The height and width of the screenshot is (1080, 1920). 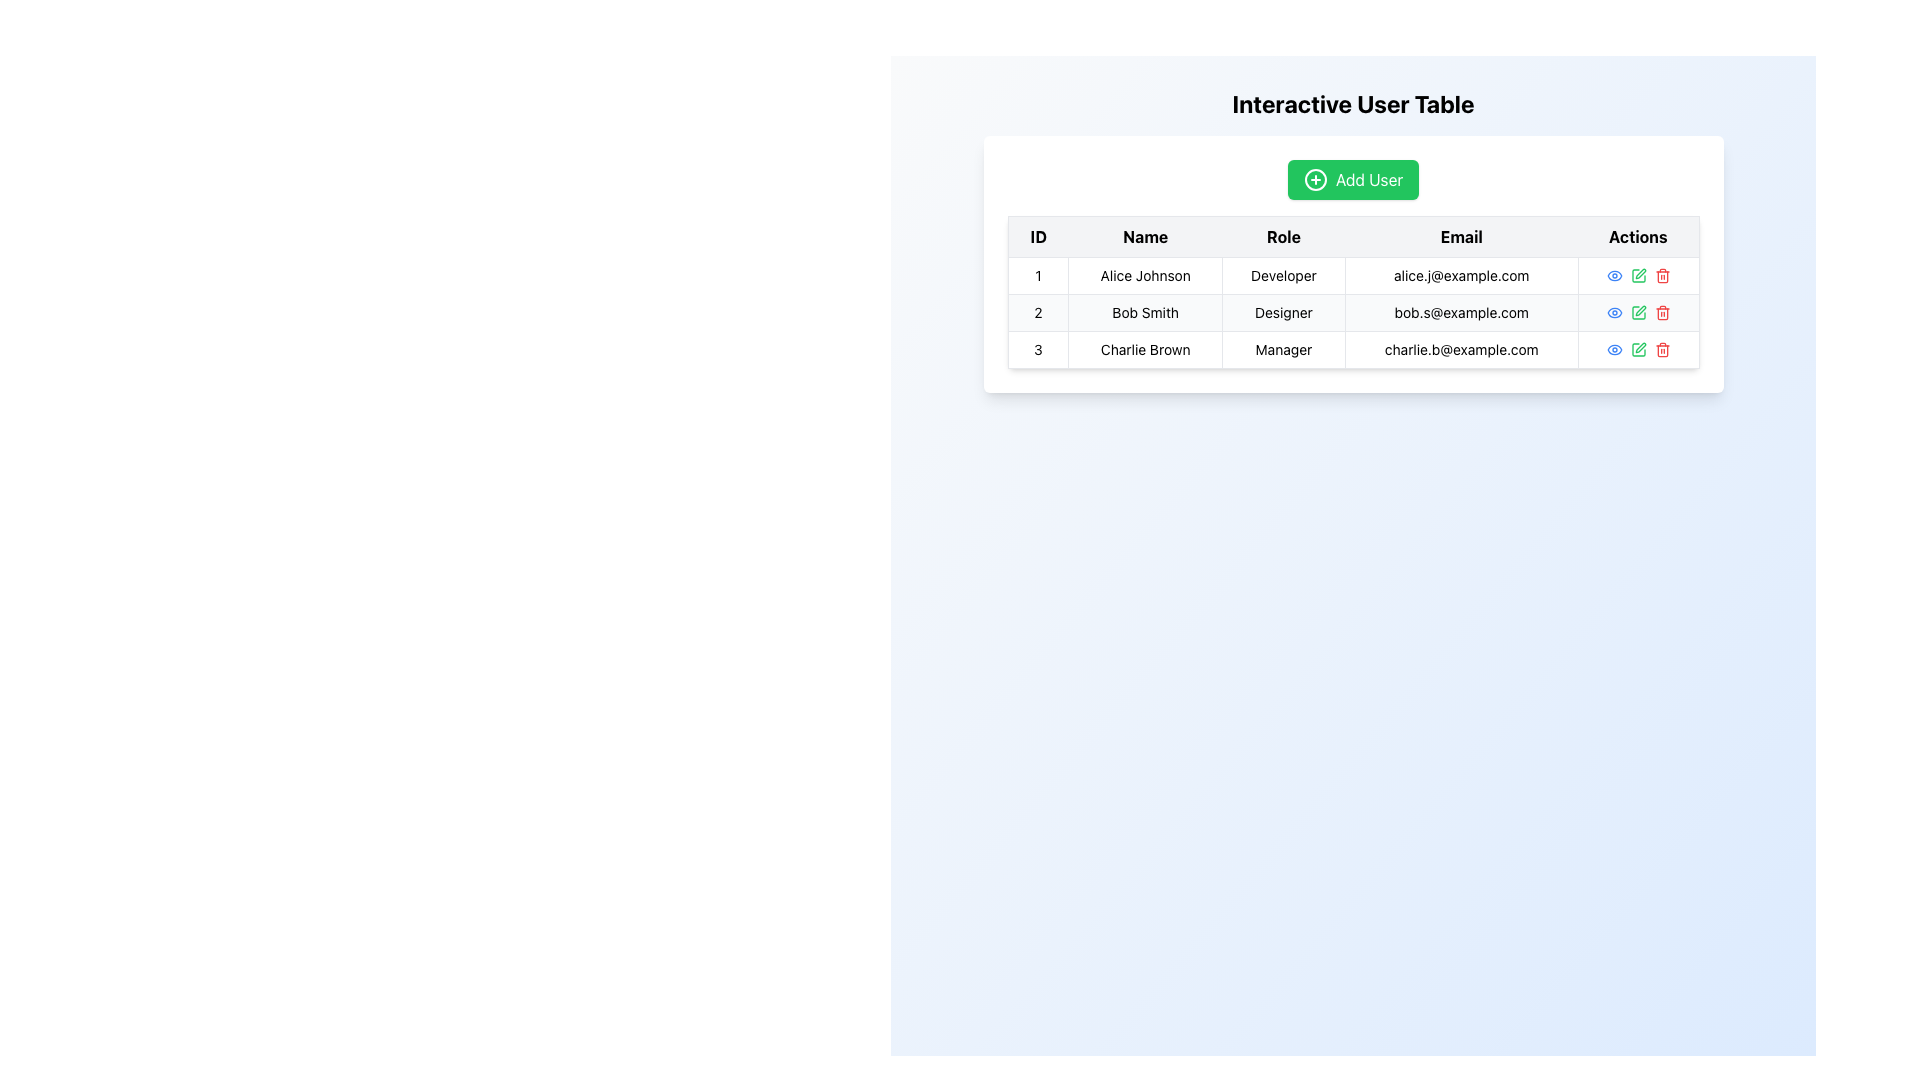 I want to click on the green pencil icon button associated with the edit action located under the 'Actions' column in the last row of the table, so click(x=1638, y=349).